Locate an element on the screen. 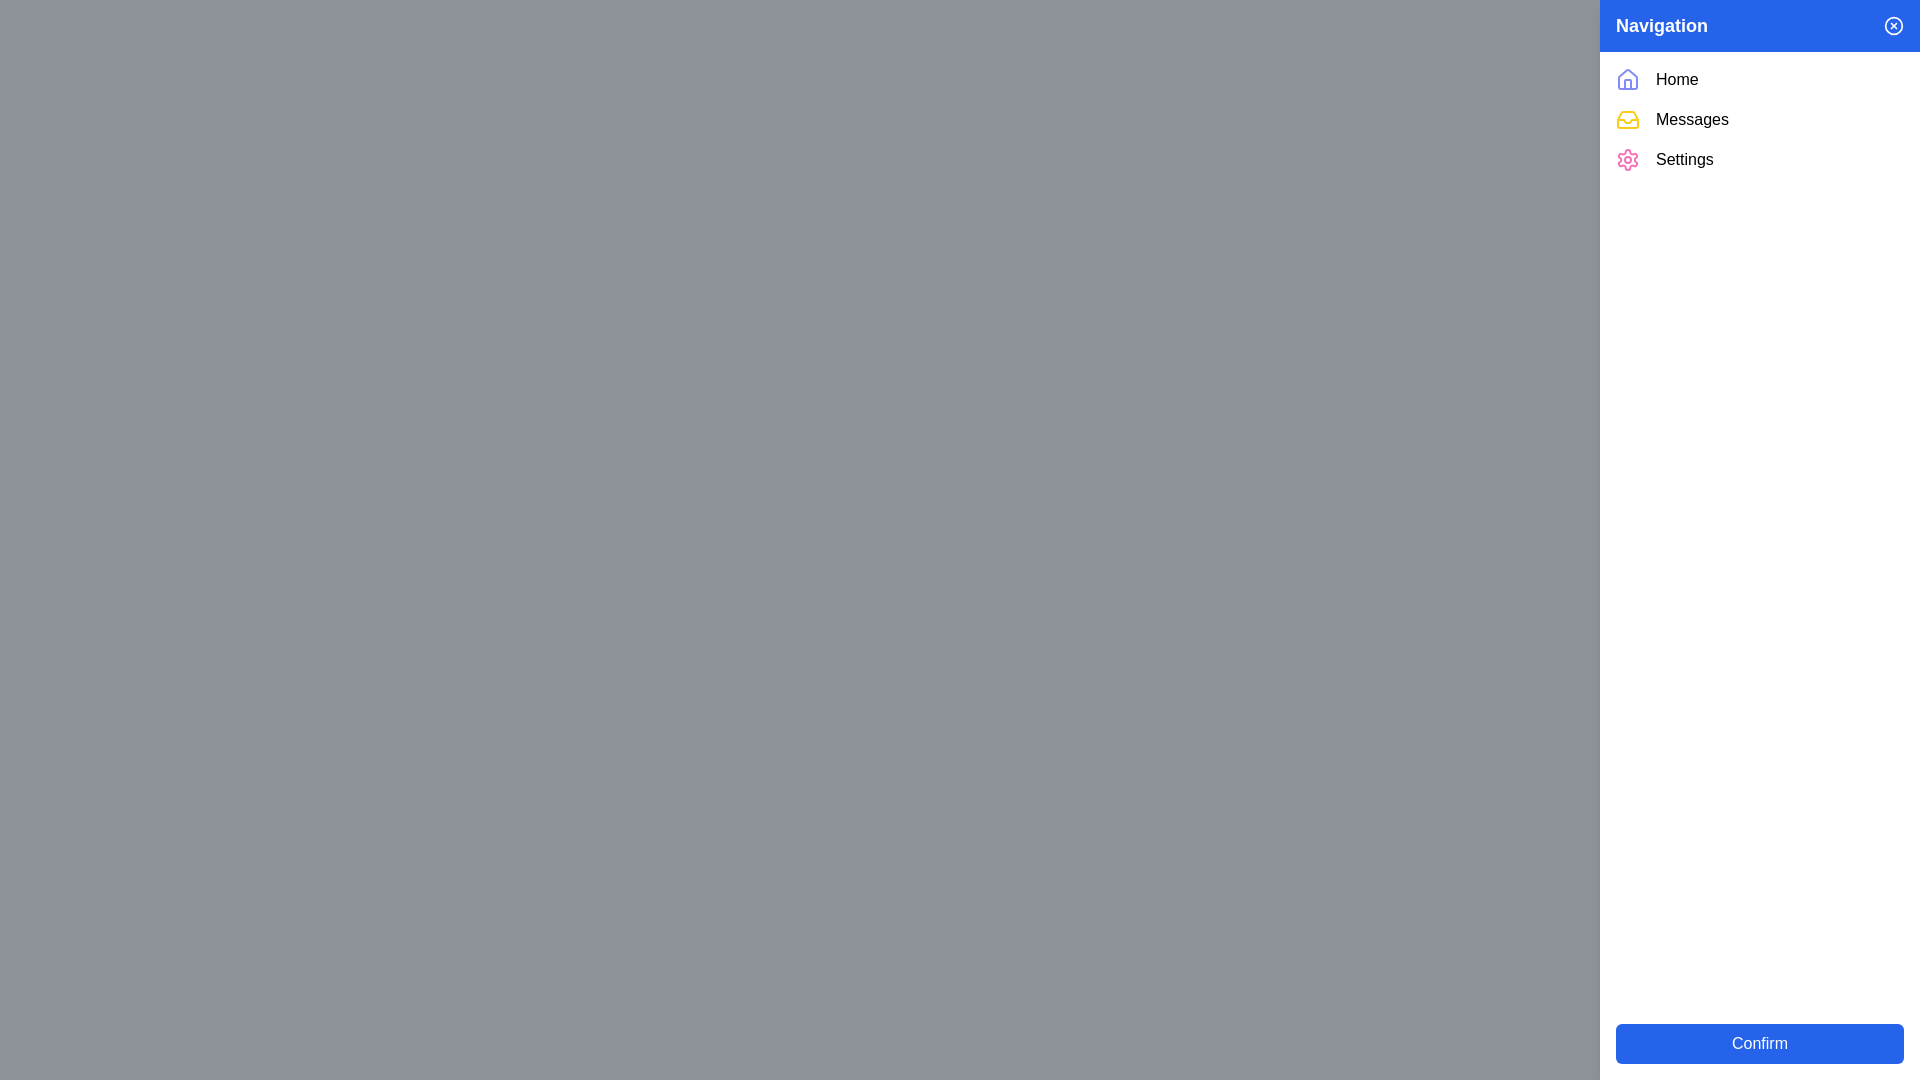 Image resolution: width=1920 pixels, height=1080 pixels. the 'Home' text label in the vertical navigation menu, located to the right of the interface, next to the house icon is located at coordinates (1677, 79).